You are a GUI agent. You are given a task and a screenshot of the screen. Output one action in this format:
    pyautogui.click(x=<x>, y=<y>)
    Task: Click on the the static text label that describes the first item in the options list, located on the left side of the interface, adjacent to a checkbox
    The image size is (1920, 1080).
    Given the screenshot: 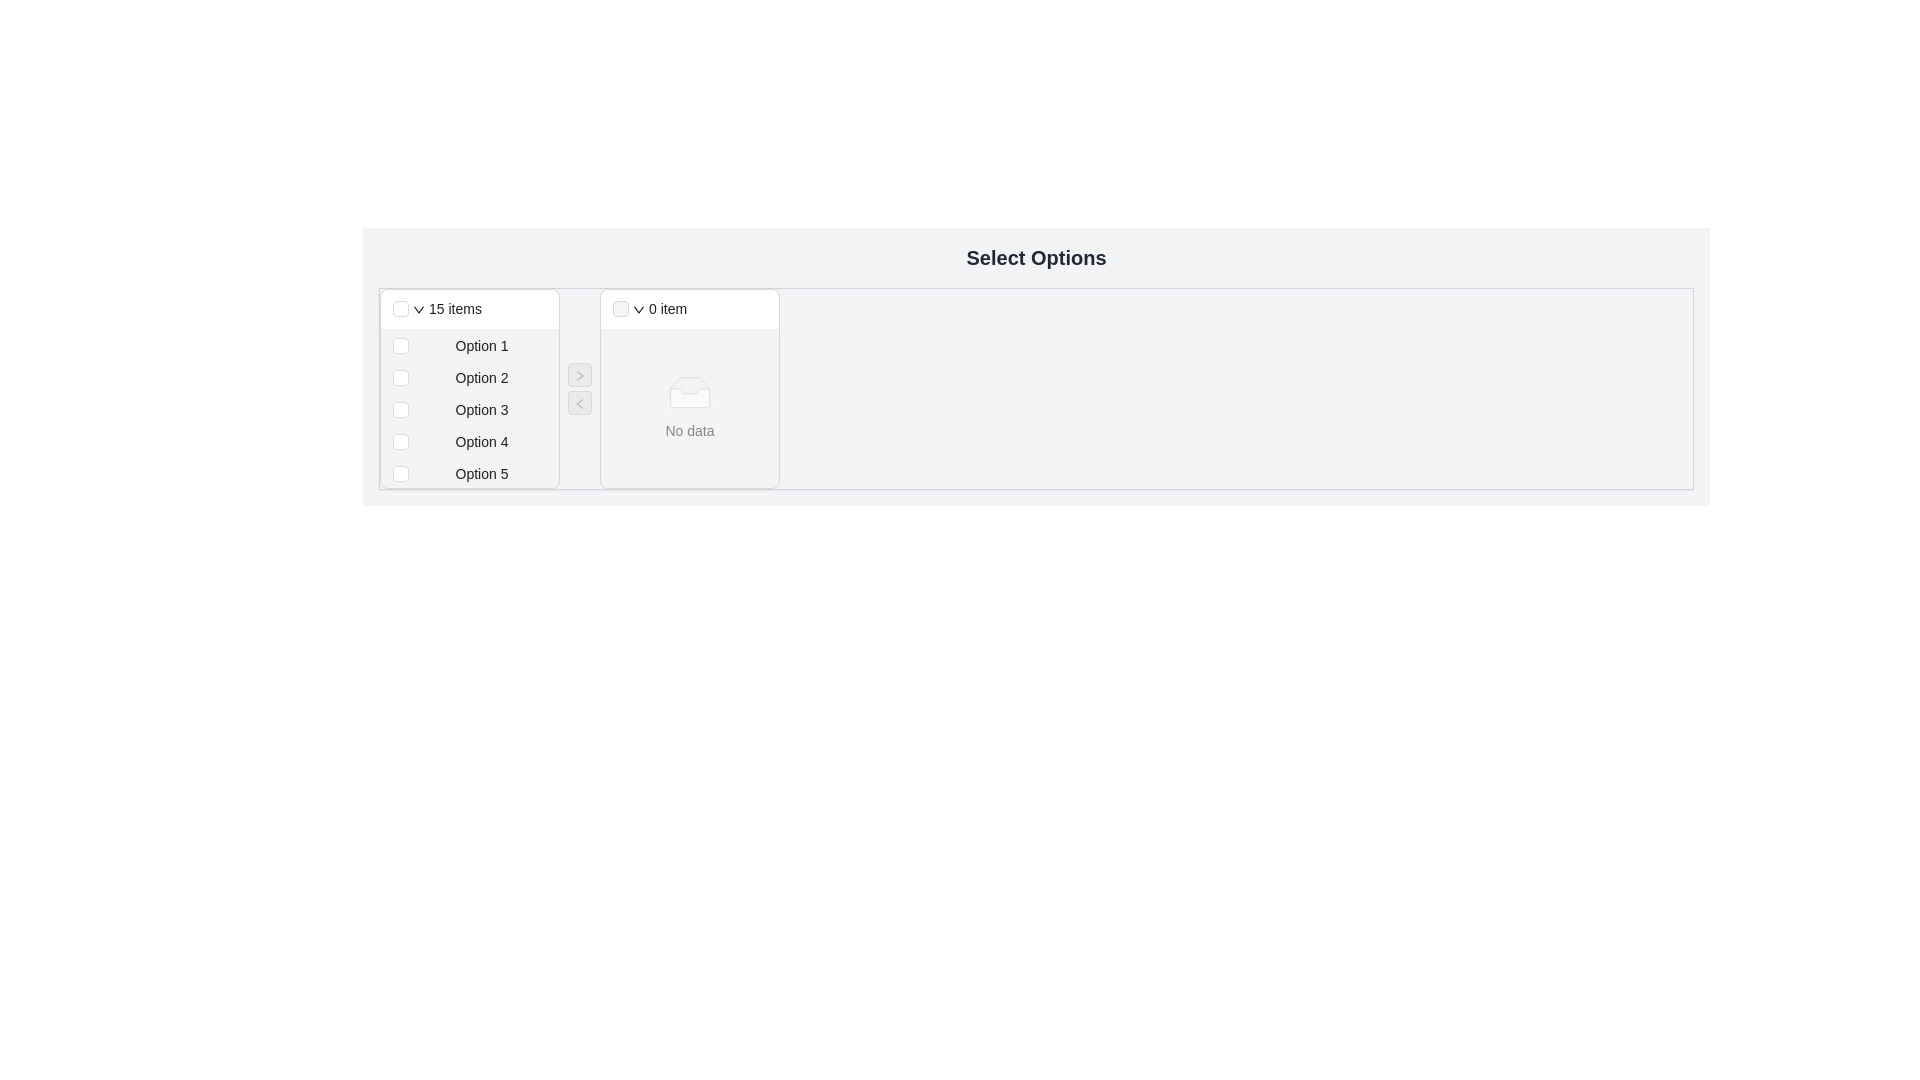 What is the action you would take?
    pyautogui.click(x=481, y=345)
    